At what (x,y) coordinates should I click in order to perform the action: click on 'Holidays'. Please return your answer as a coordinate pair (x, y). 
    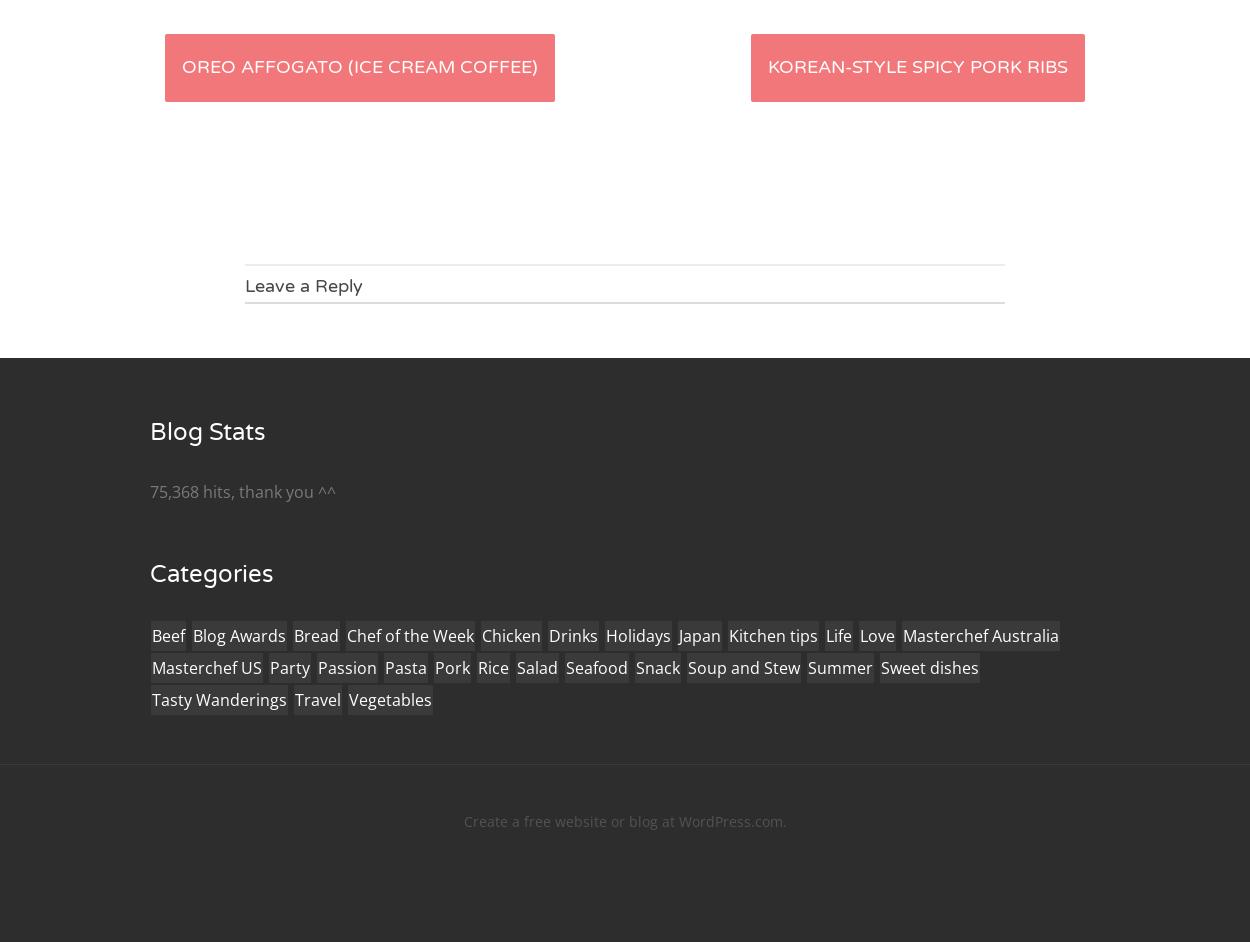
    Looking at the image, I should click on (638, 635).